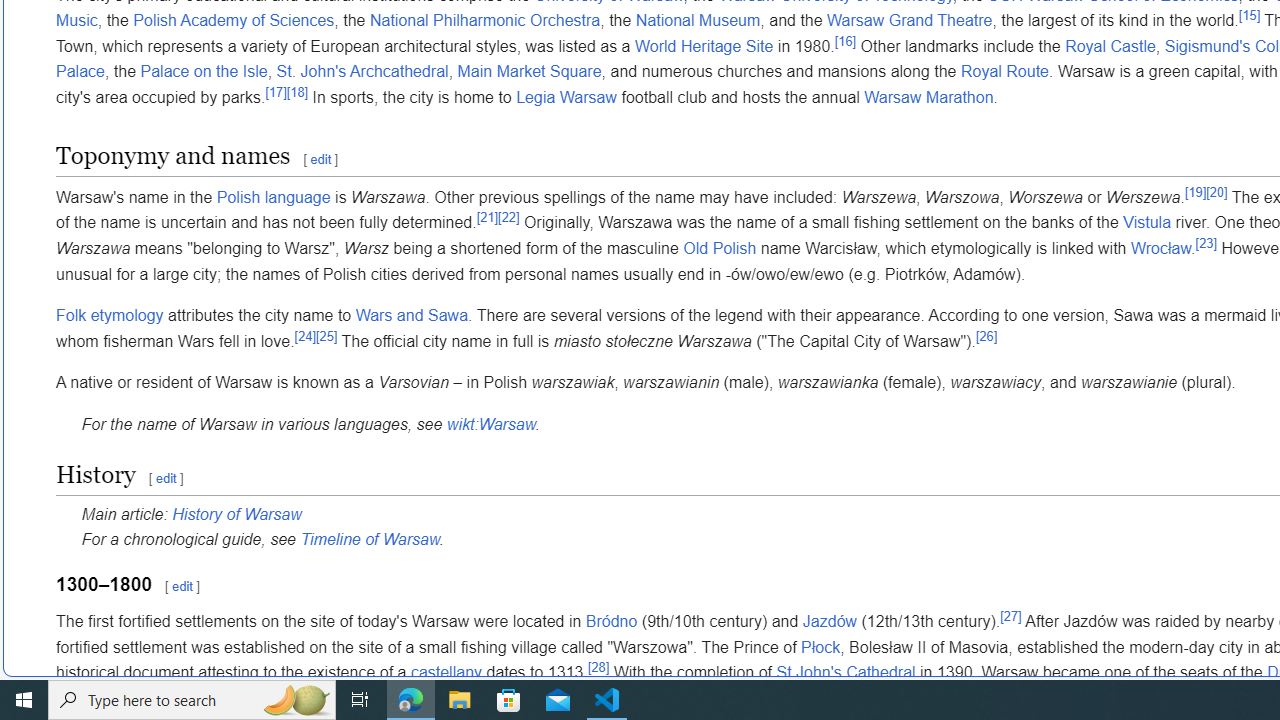  What do you see at coordinates (1147, 222) in the screenshot?
I see `'Vistula'` at bounding box center [1147, 222].